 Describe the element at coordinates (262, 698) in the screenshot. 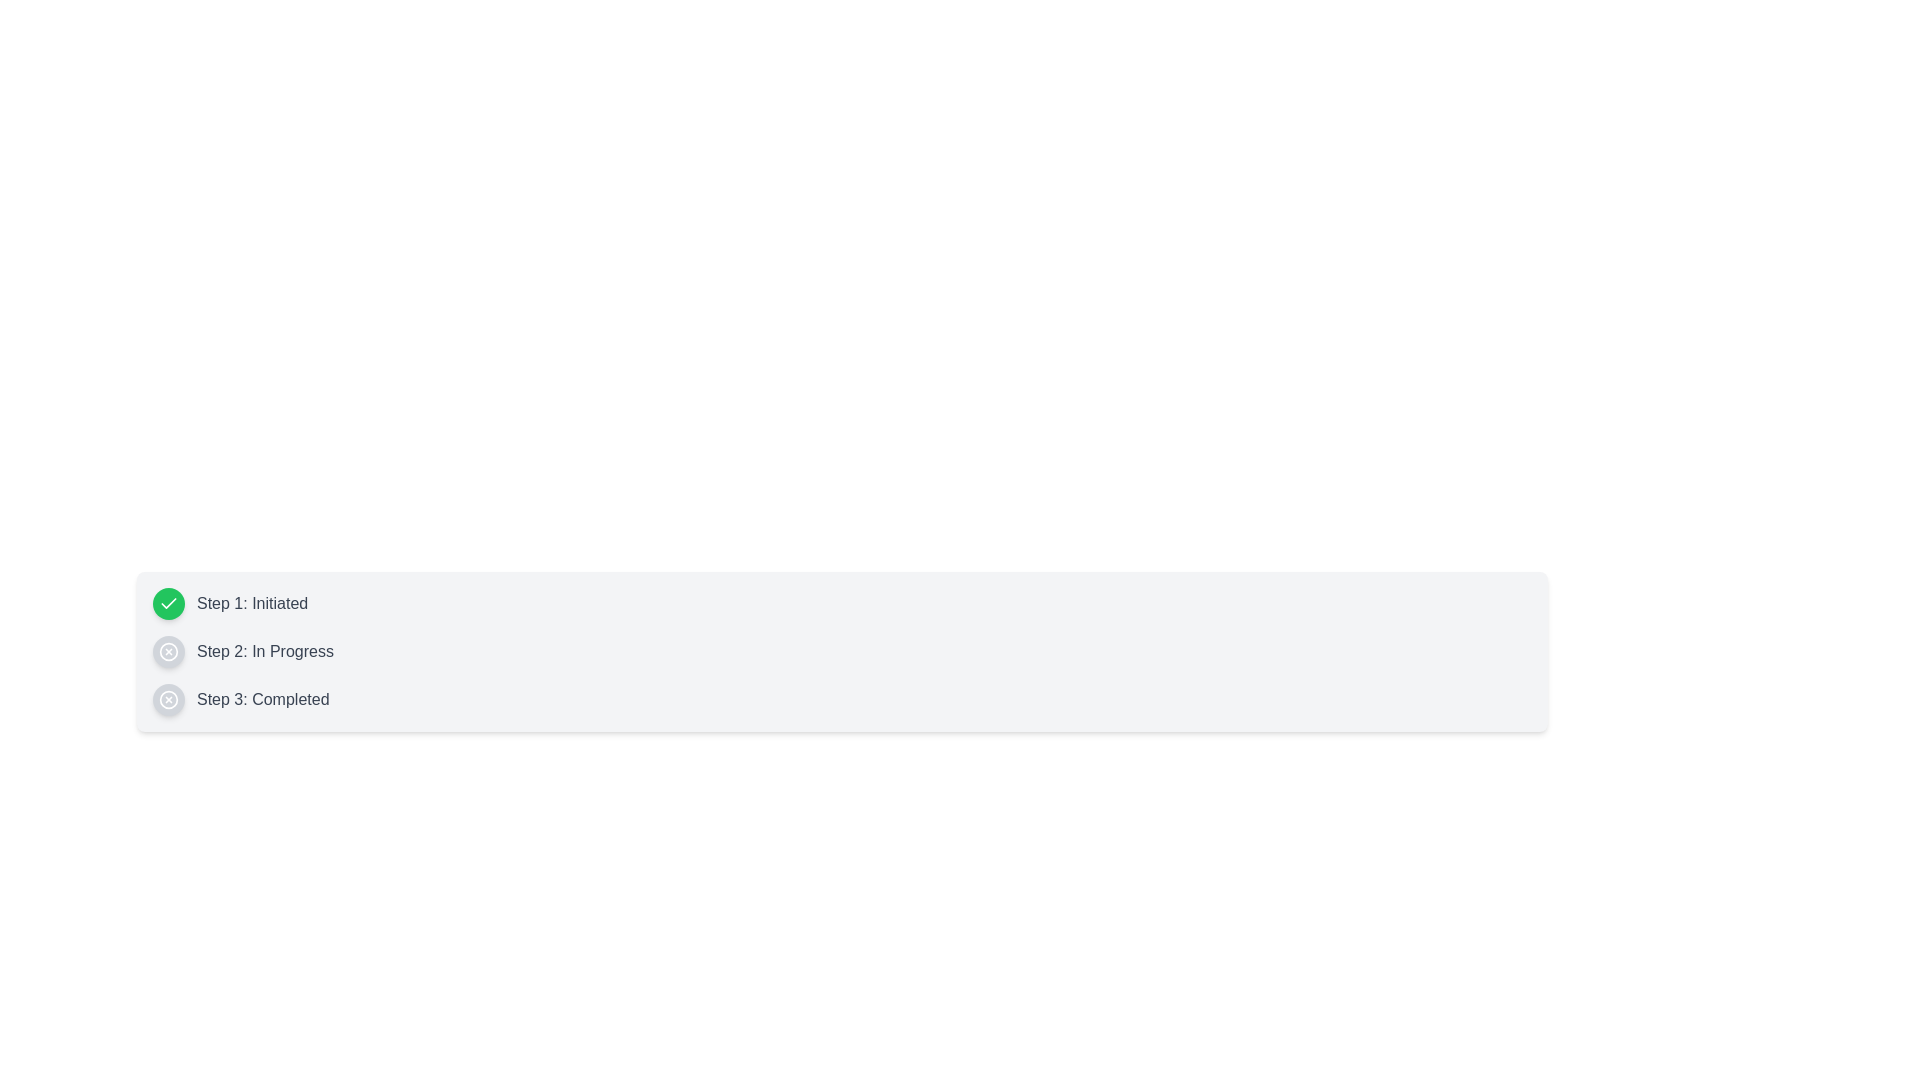

I see `the static text label that reads 'Step 3: Completed', which is styled in gray and aligned within a horizontal list of steps, positioned to the right of a circular icon with a cross mark inside` at that location.